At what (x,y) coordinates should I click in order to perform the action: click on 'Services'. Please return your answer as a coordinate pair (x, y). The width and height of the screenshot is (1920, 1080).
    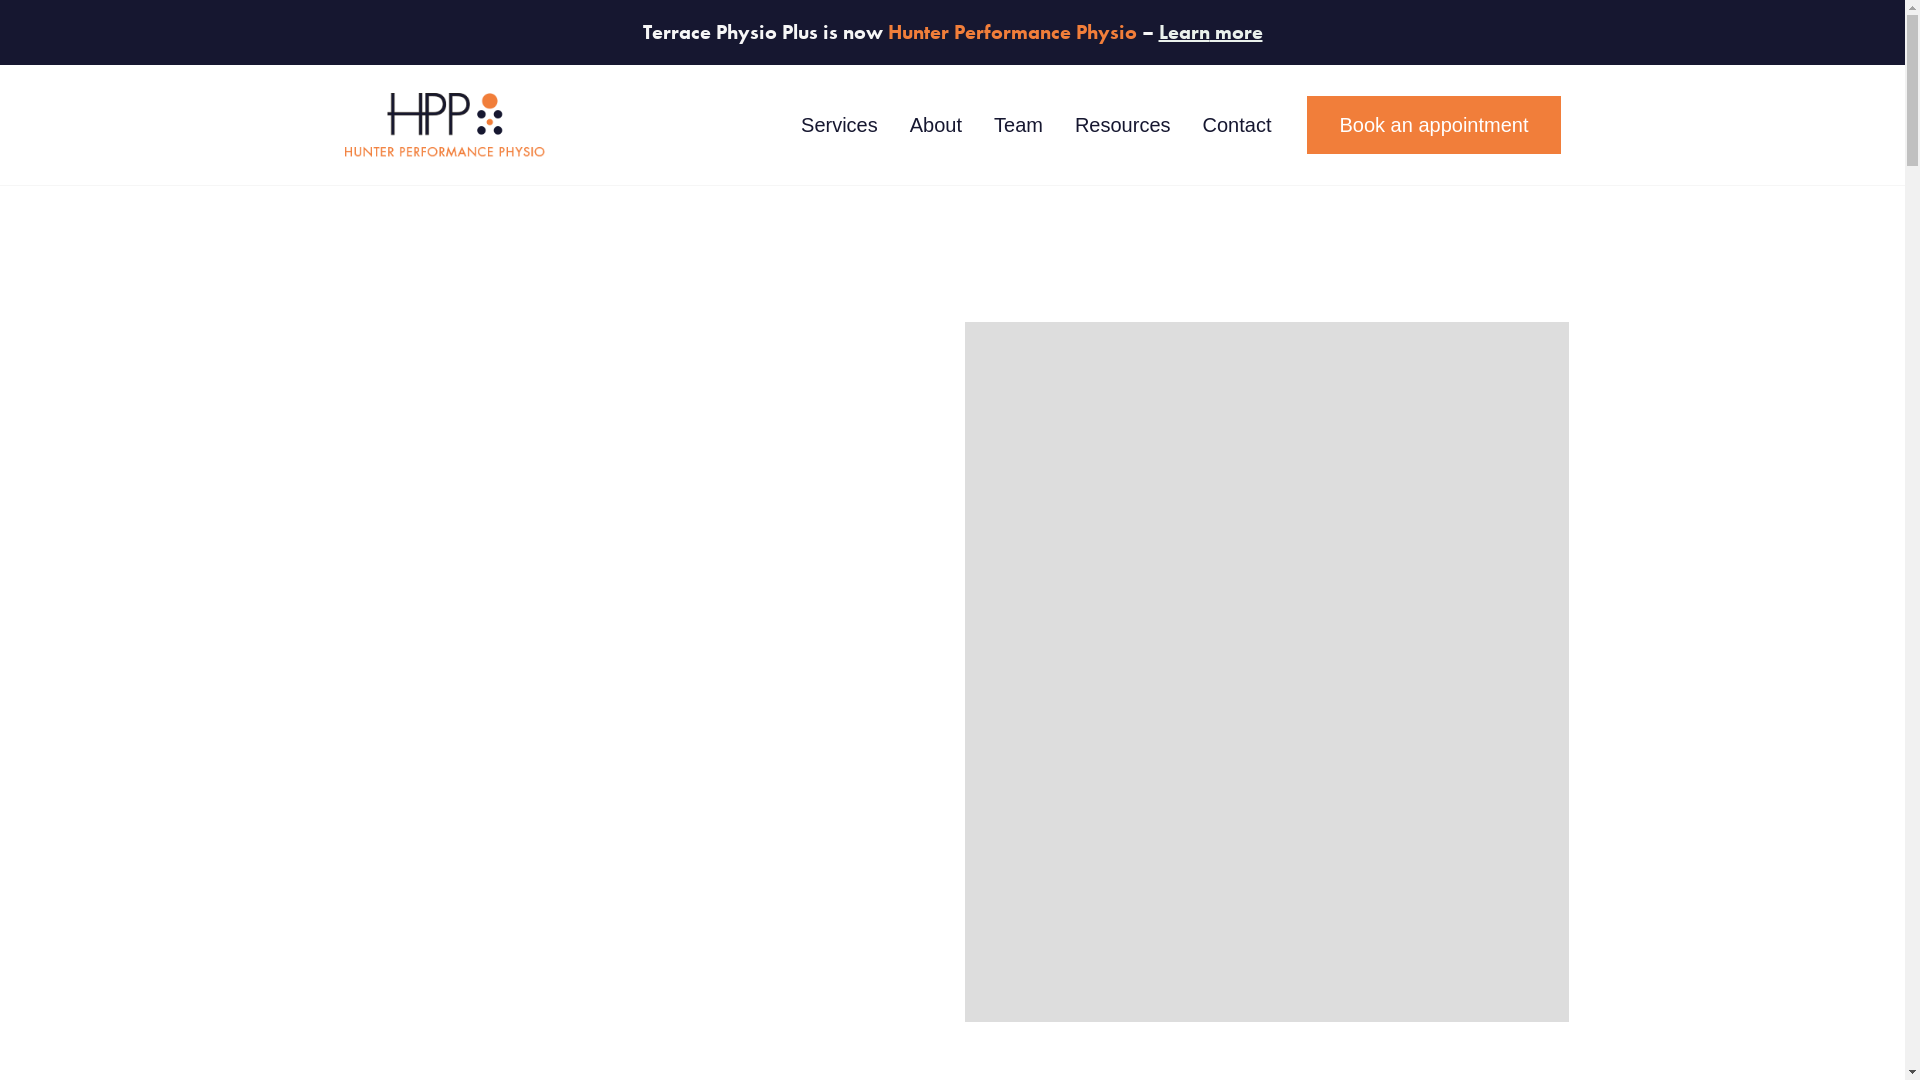
    Looking at the image, I should click on (839, 125).